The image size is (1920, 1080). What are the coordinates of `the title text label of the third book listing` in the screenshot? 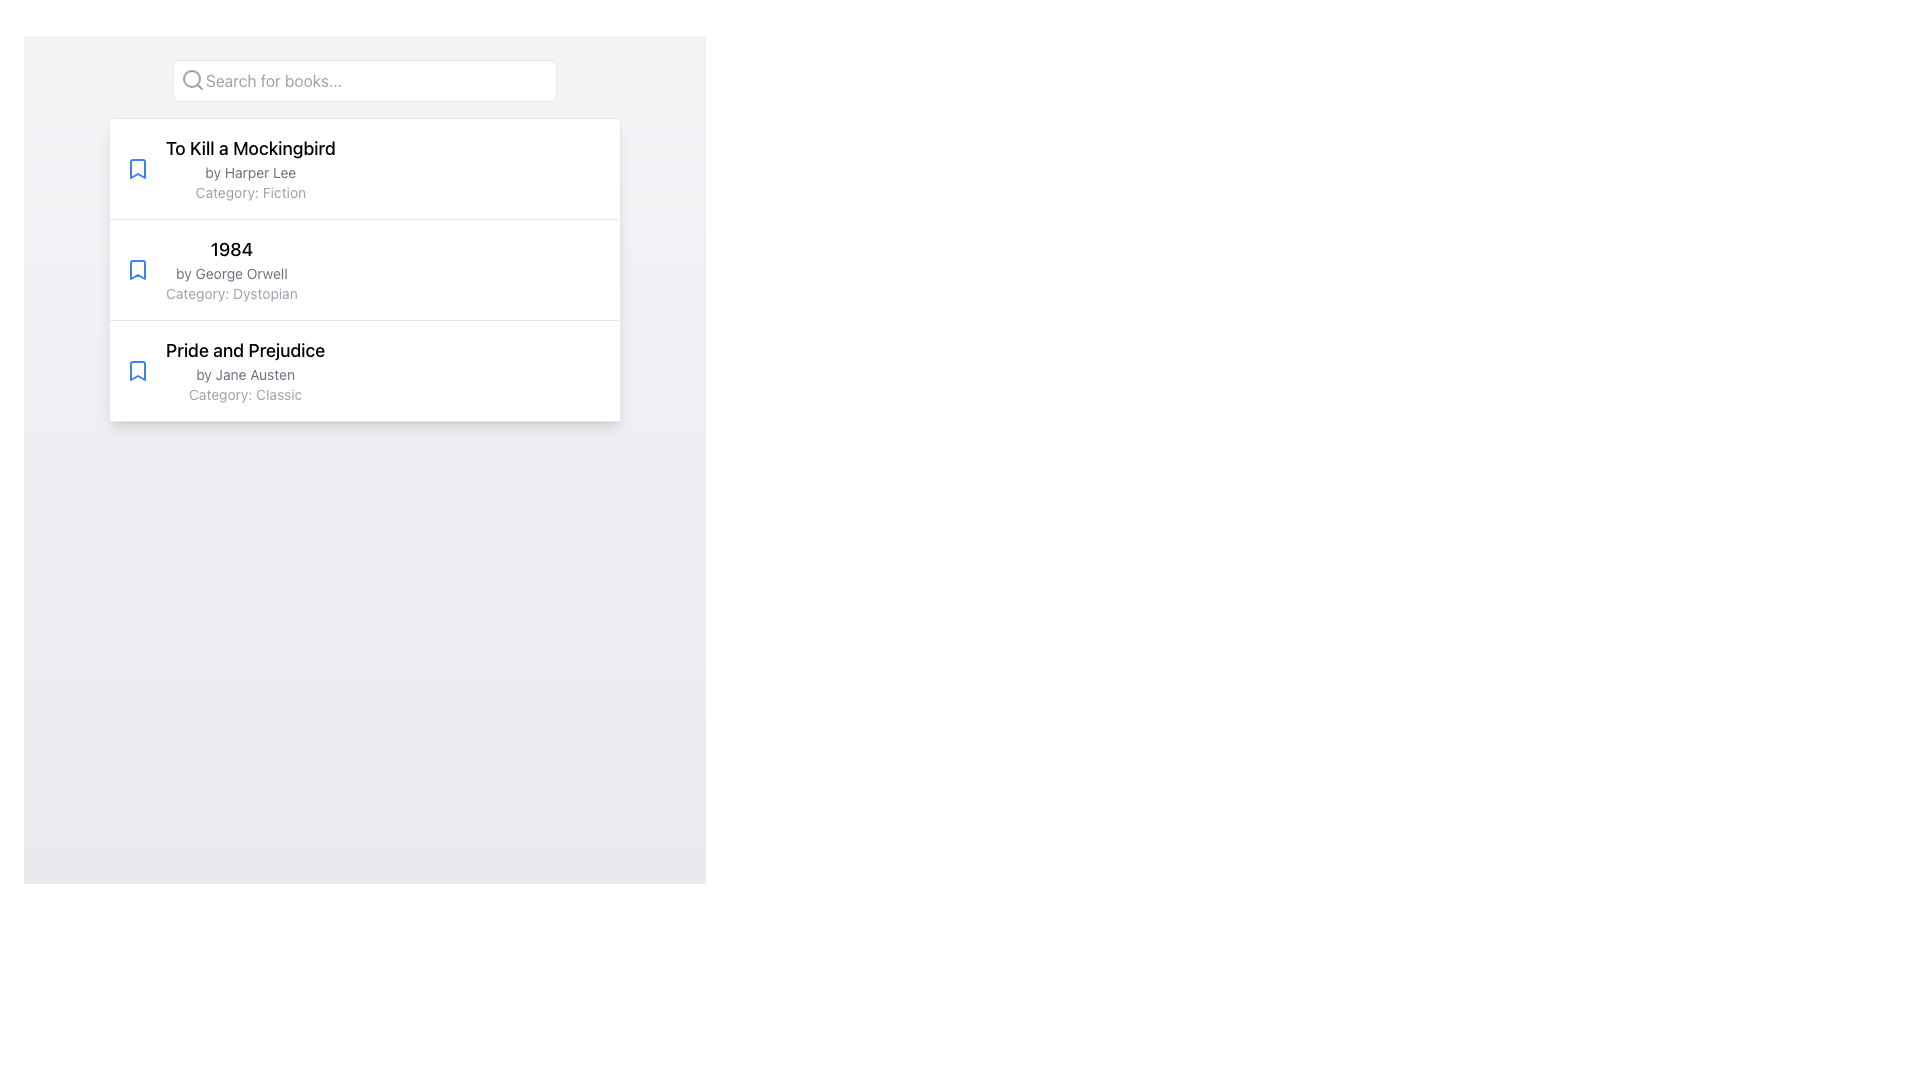 It's located at (244, 350).